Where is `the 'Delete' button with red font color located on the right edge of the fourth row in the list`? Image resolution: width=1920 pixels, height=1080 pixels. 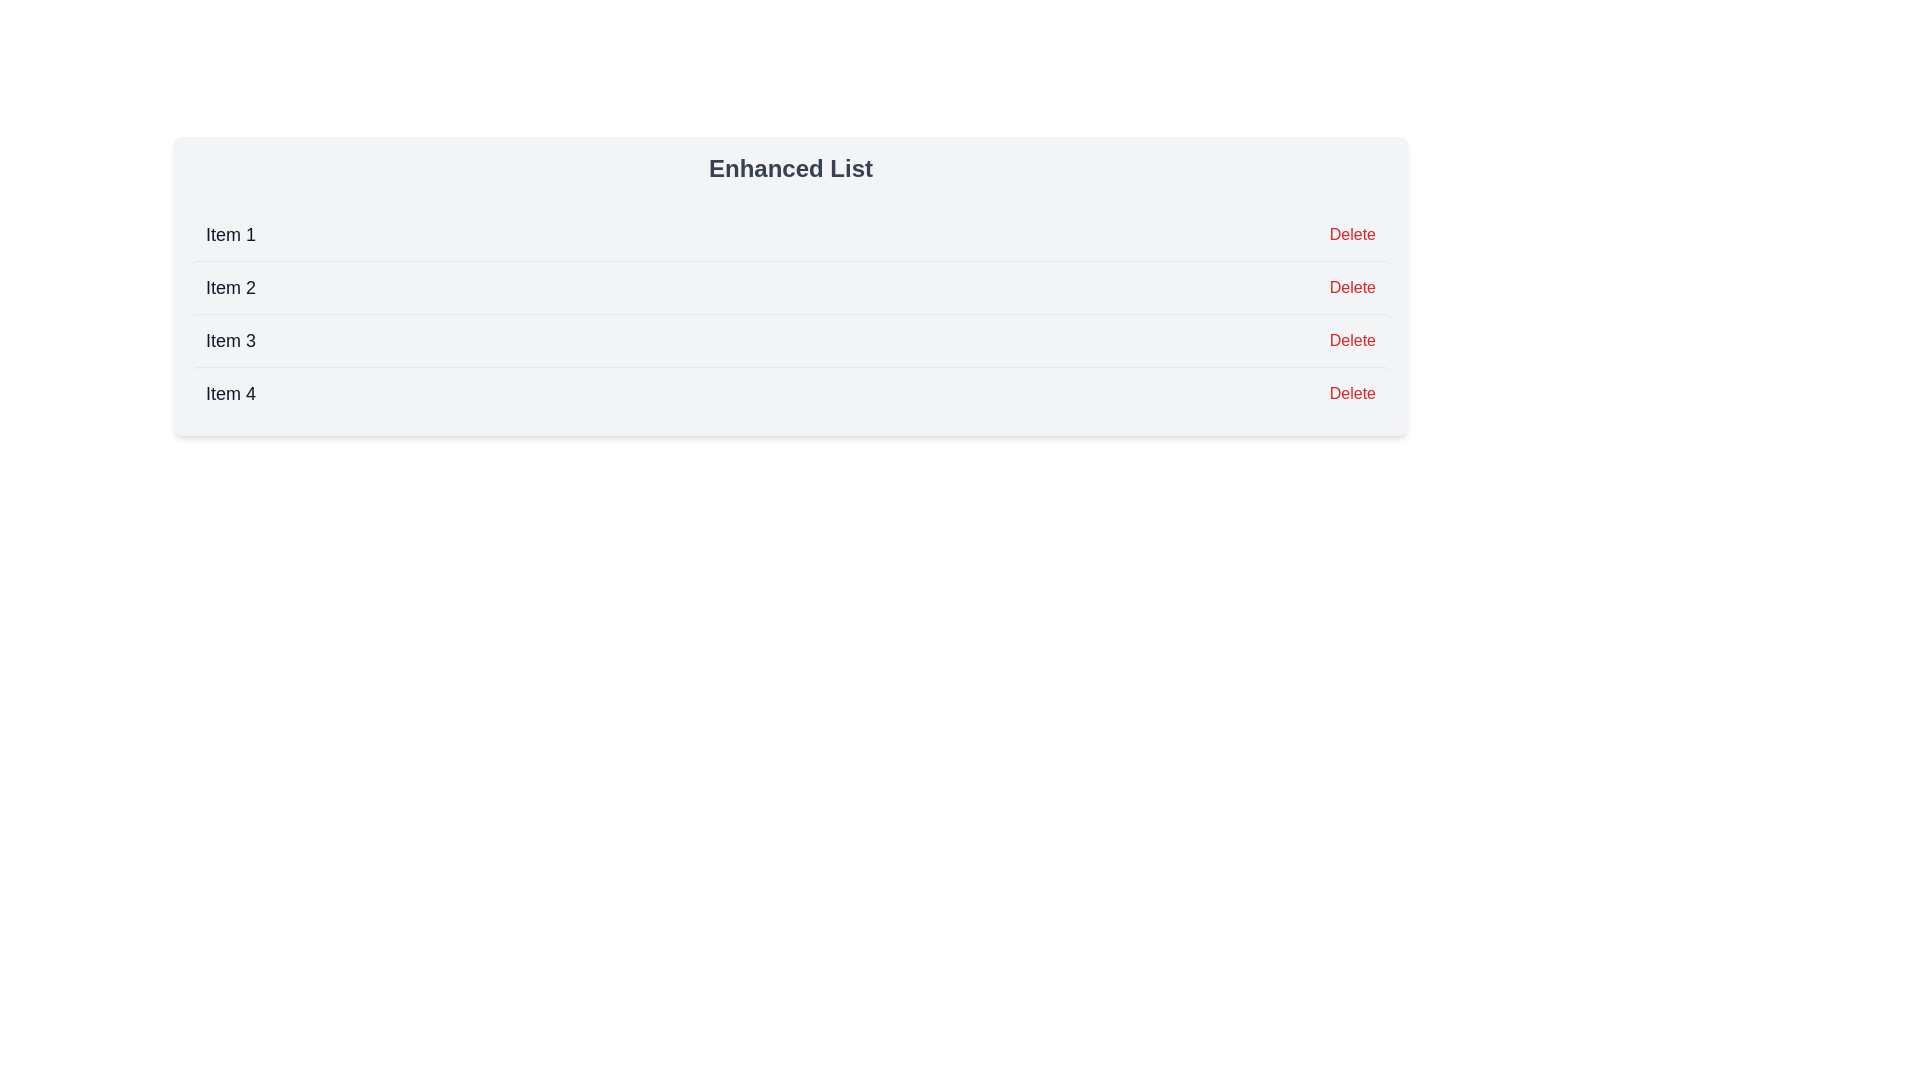 the 'Delete' button with red font color located on the right edge of the fourth row in the list is located at coordinates (1352, 393).